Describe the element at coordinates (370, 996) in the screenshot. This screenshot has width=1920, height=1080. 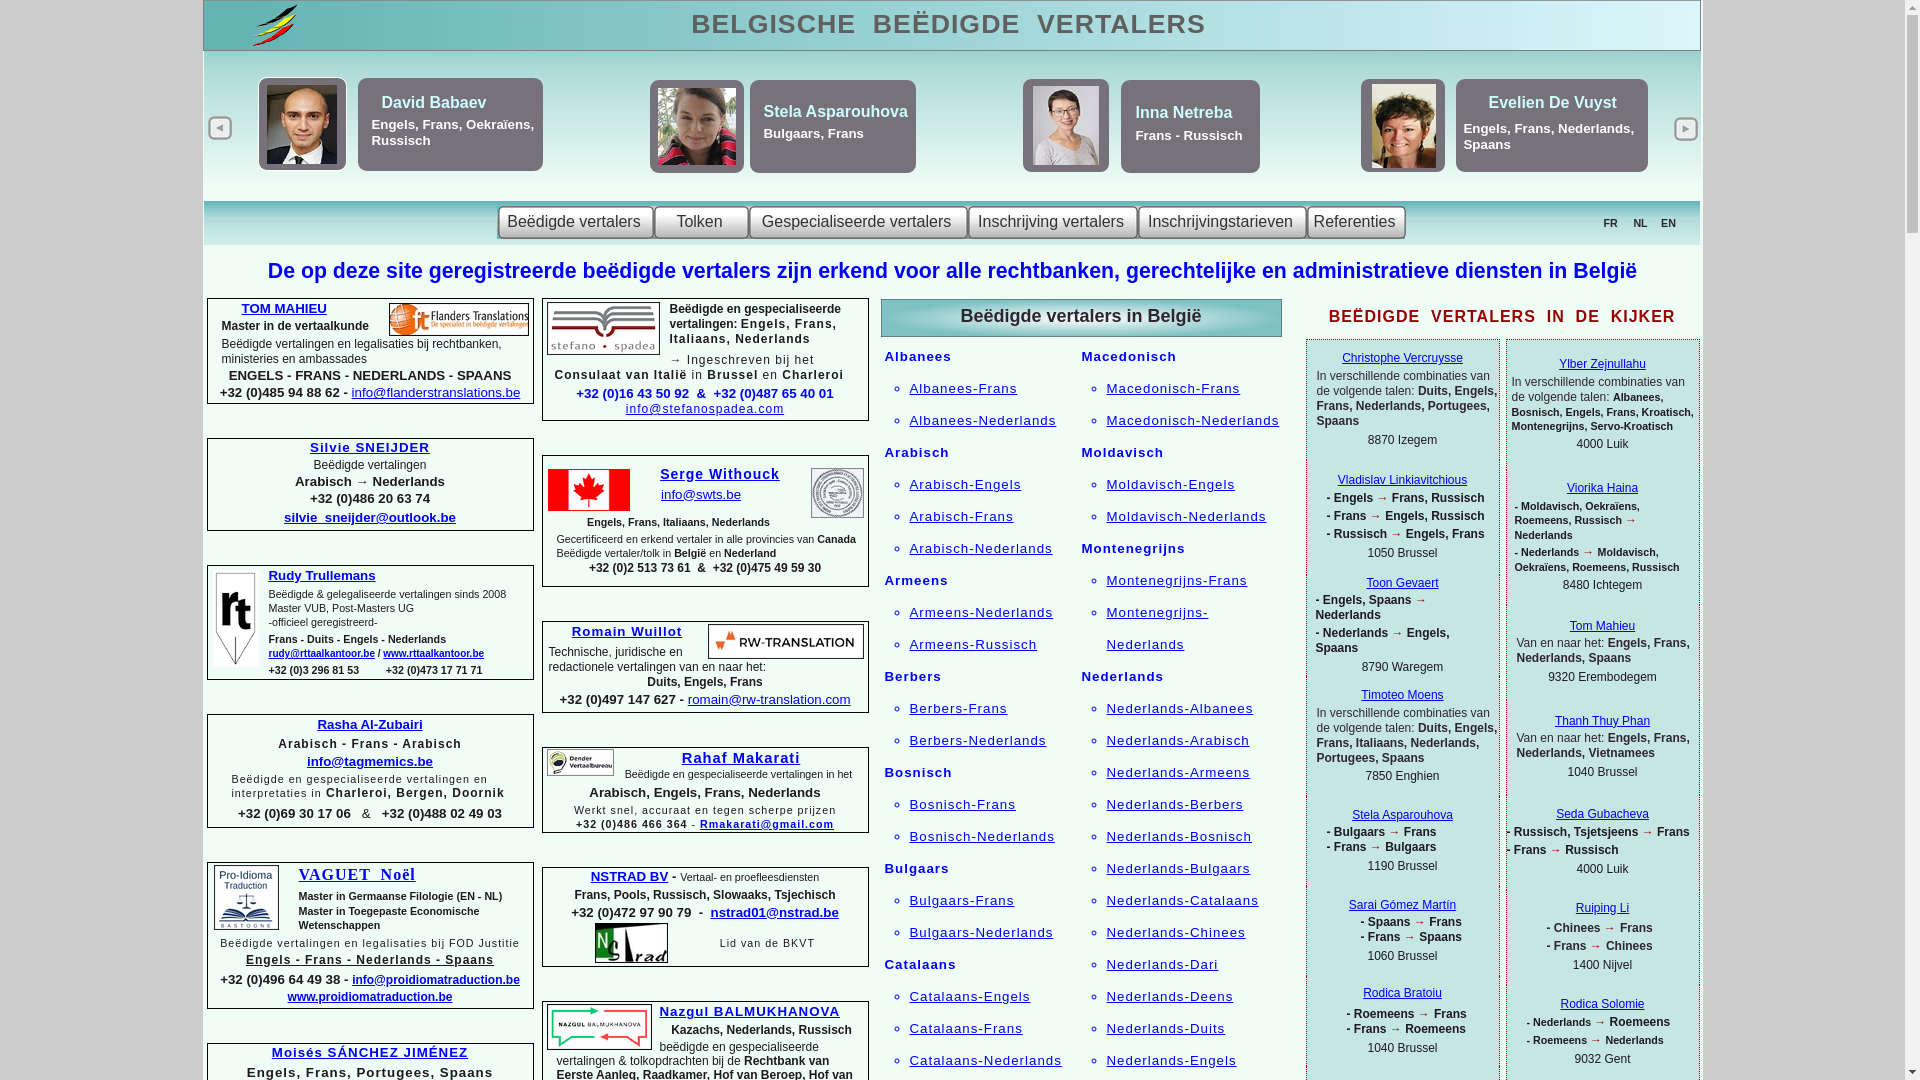
I see `'www.proidiomatraduction.be'` at that location.